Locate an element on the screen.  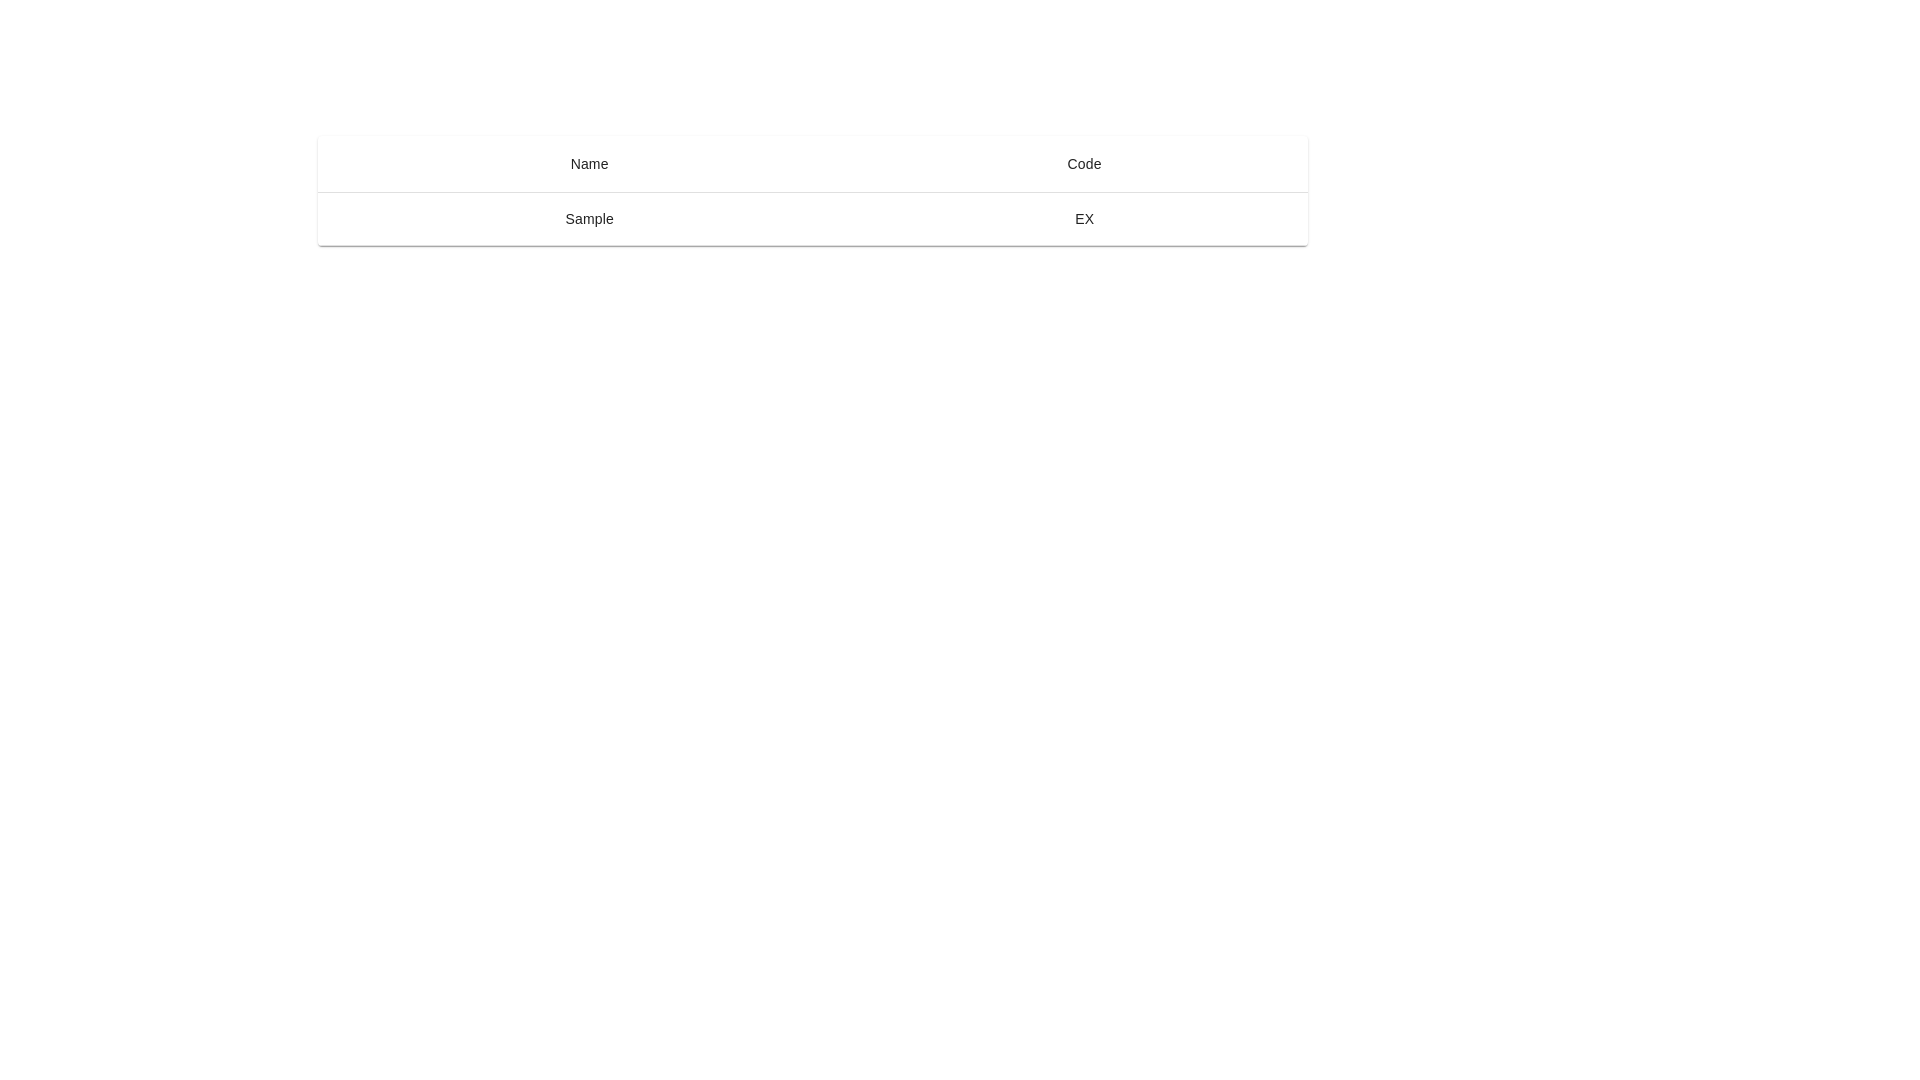
the second row of the table that displays 'Sample' under the 'Name' column and 'EX' under the 'Code' column is located at coordinates (812, 219).